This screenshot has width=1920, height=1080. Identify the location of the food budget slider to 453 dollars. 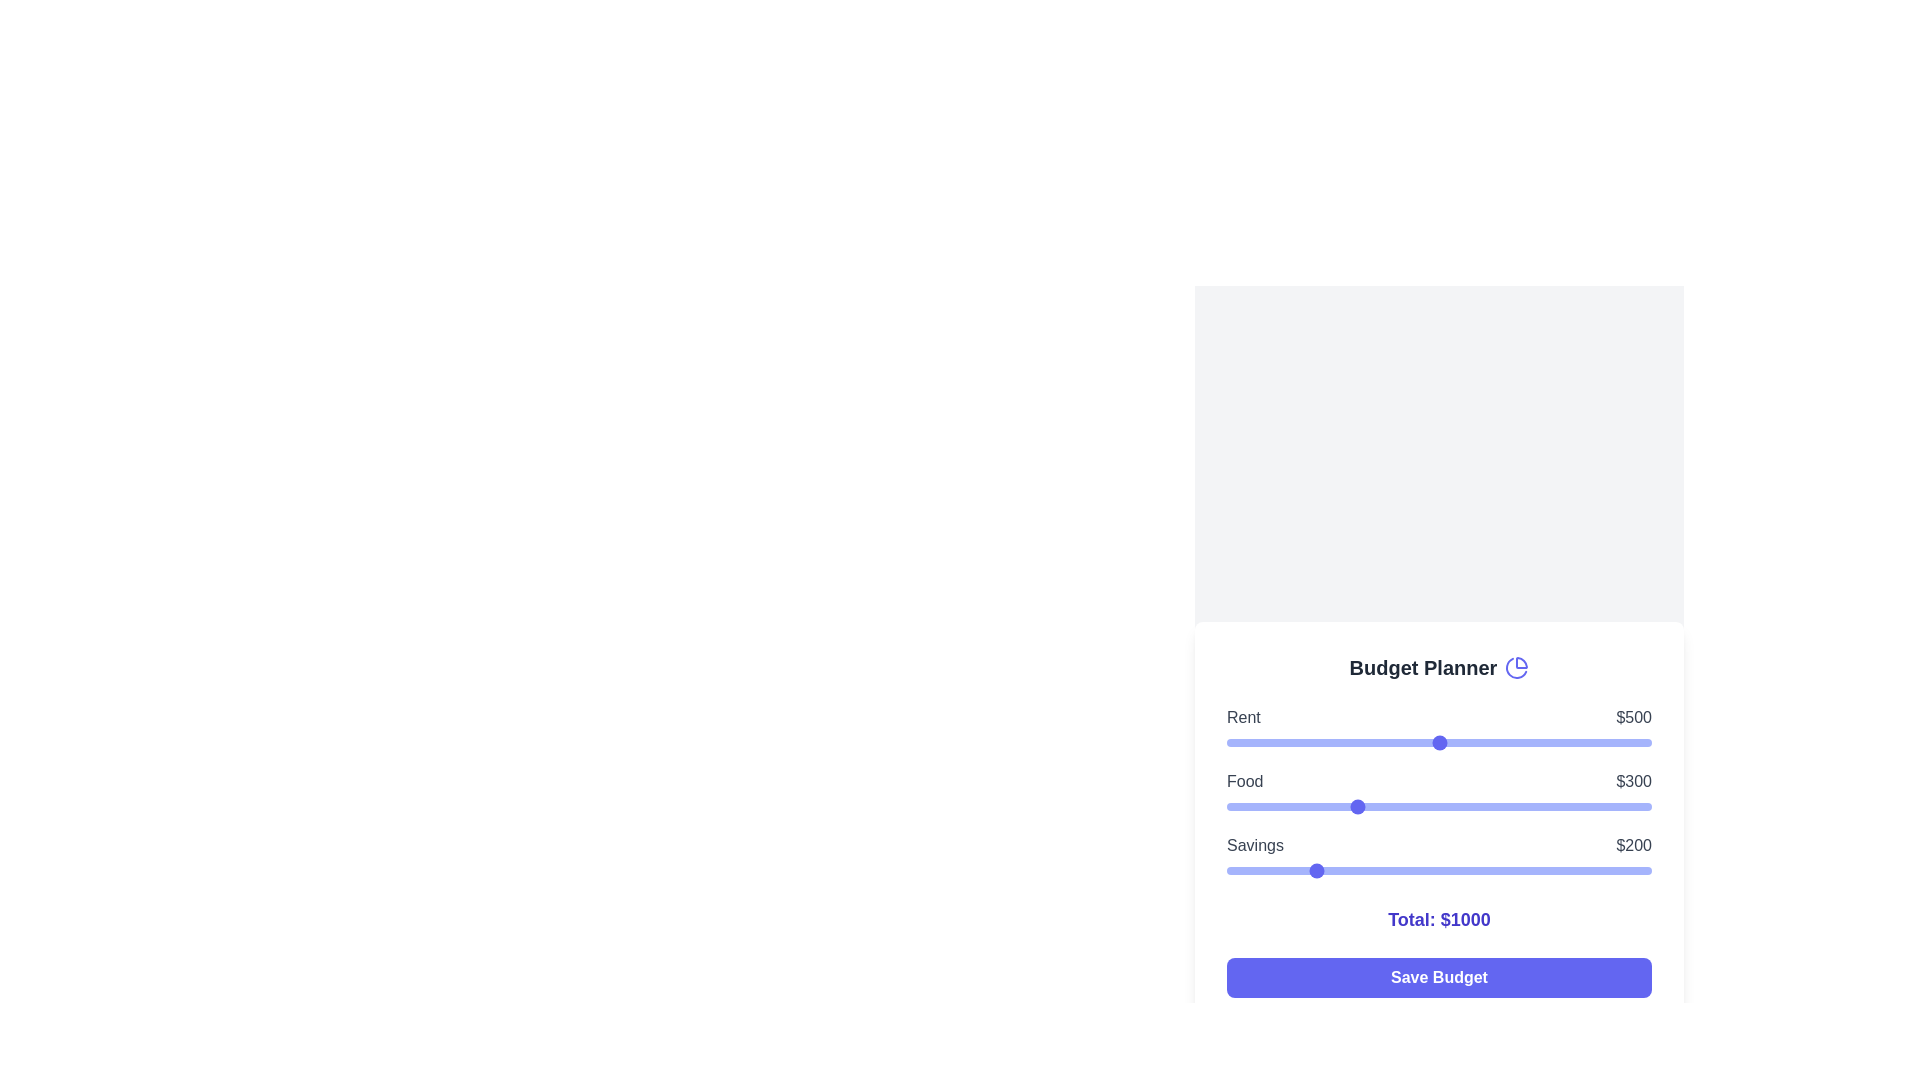
(1418, 805).